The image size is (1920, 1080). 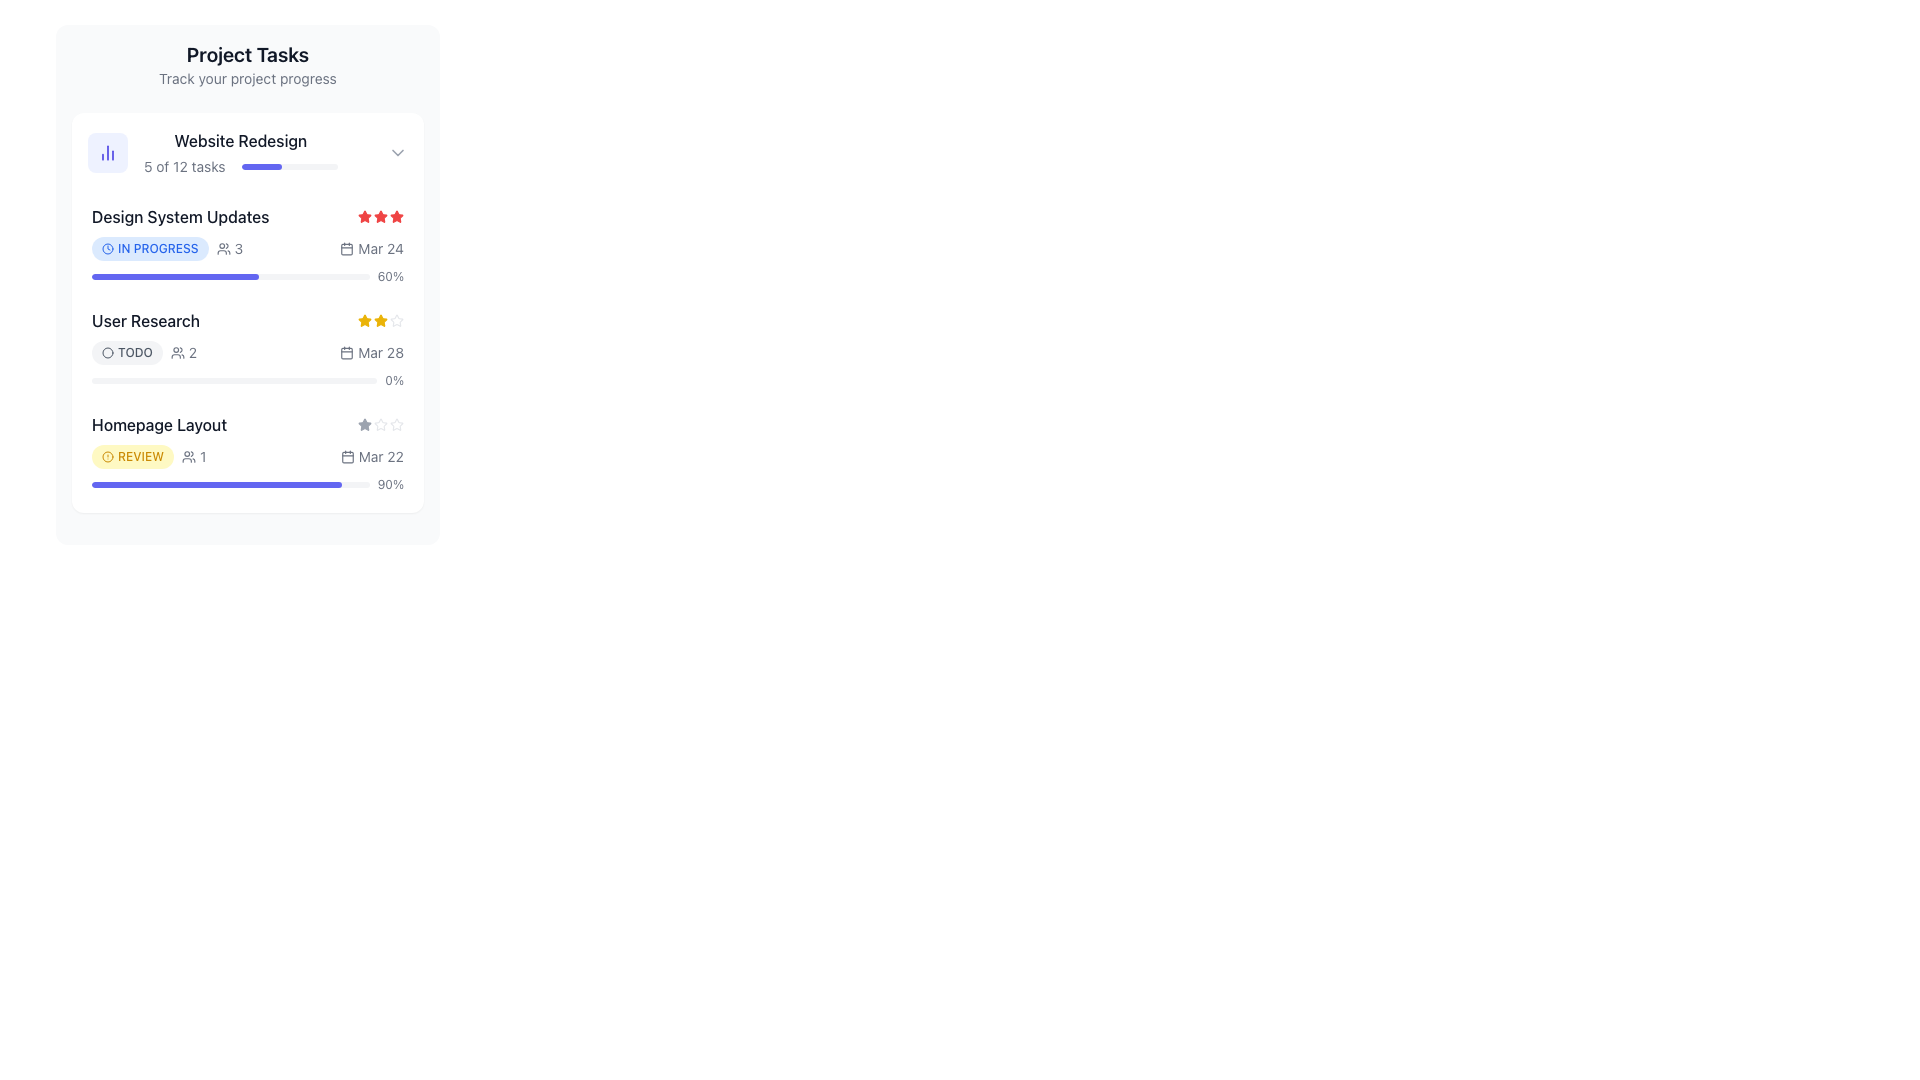 I want to click on each of the three red star icons in the Icon group located in the 'Design System Updates' section of the 'Project Tasks' card, so click(x=380, y=216).